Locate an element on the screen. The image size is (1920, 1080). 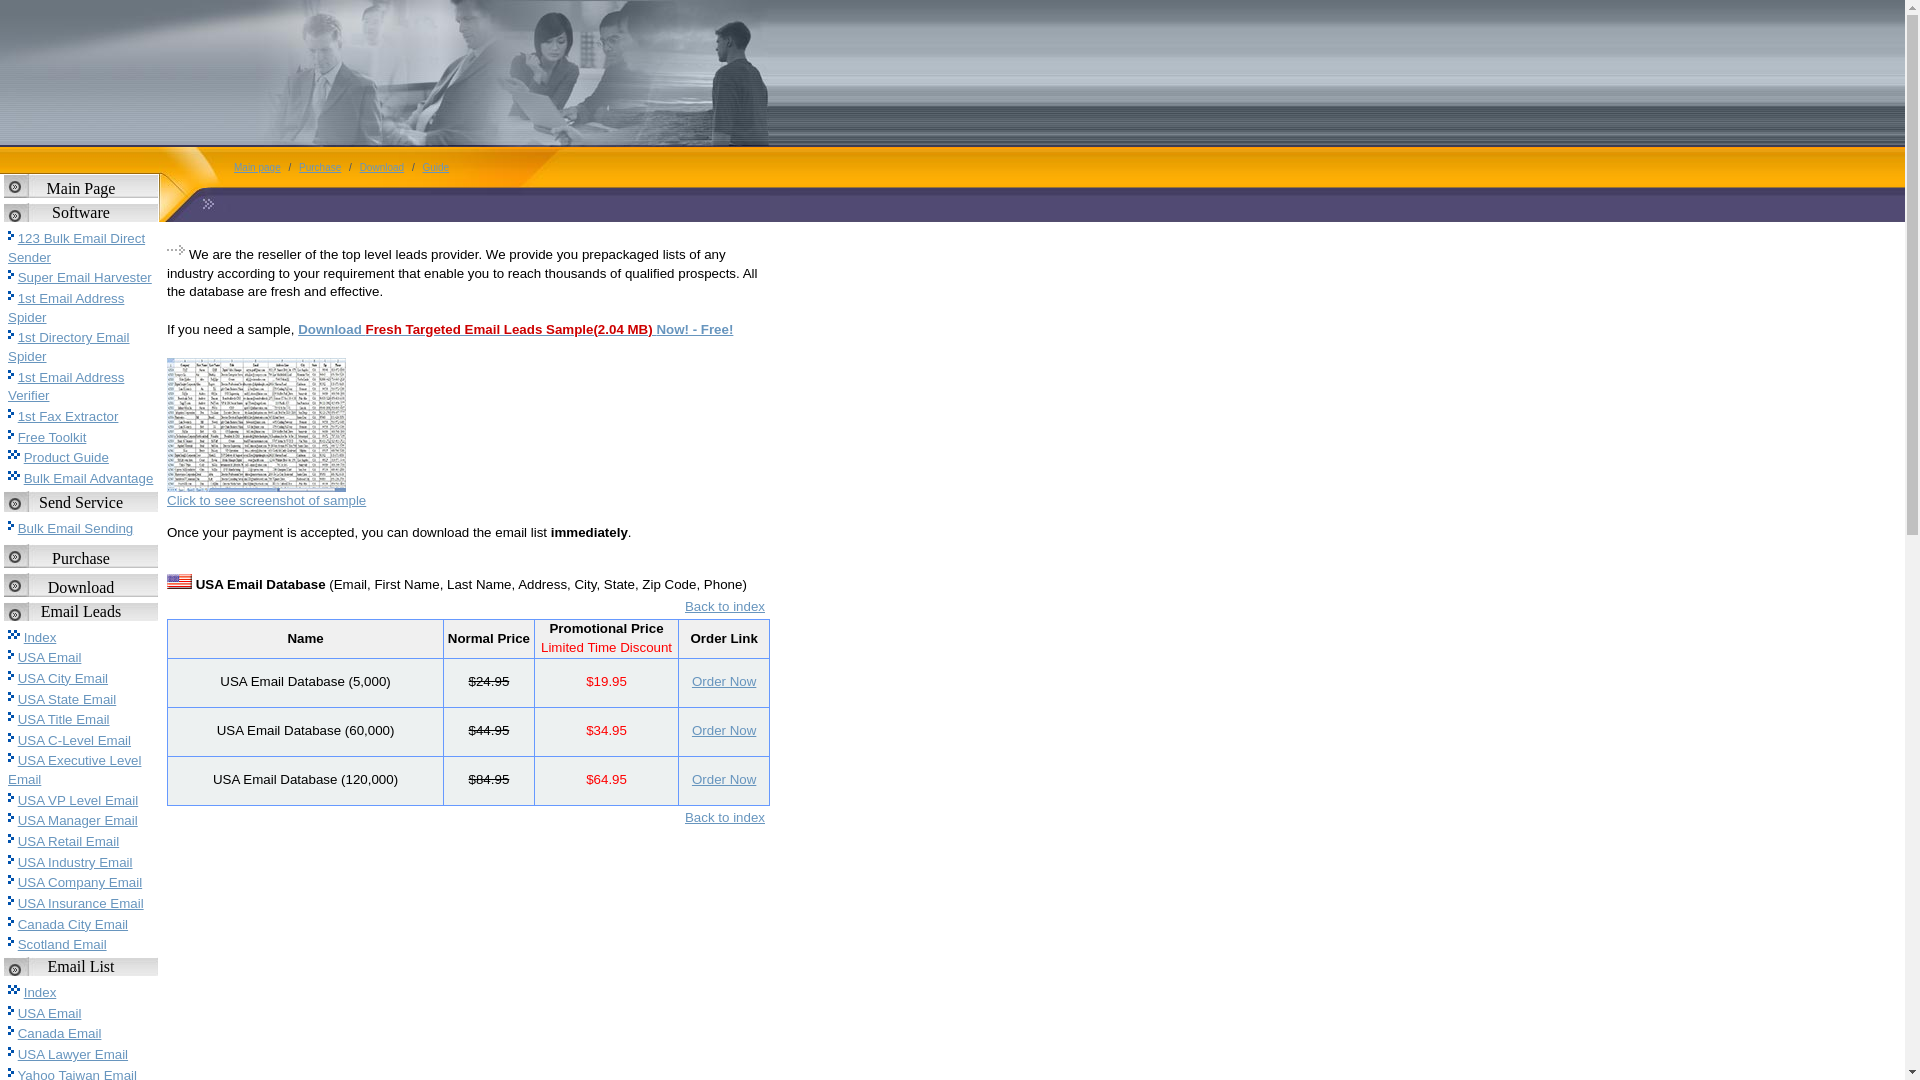
'USA VP Level Email' is located at coordinates (78, 799).